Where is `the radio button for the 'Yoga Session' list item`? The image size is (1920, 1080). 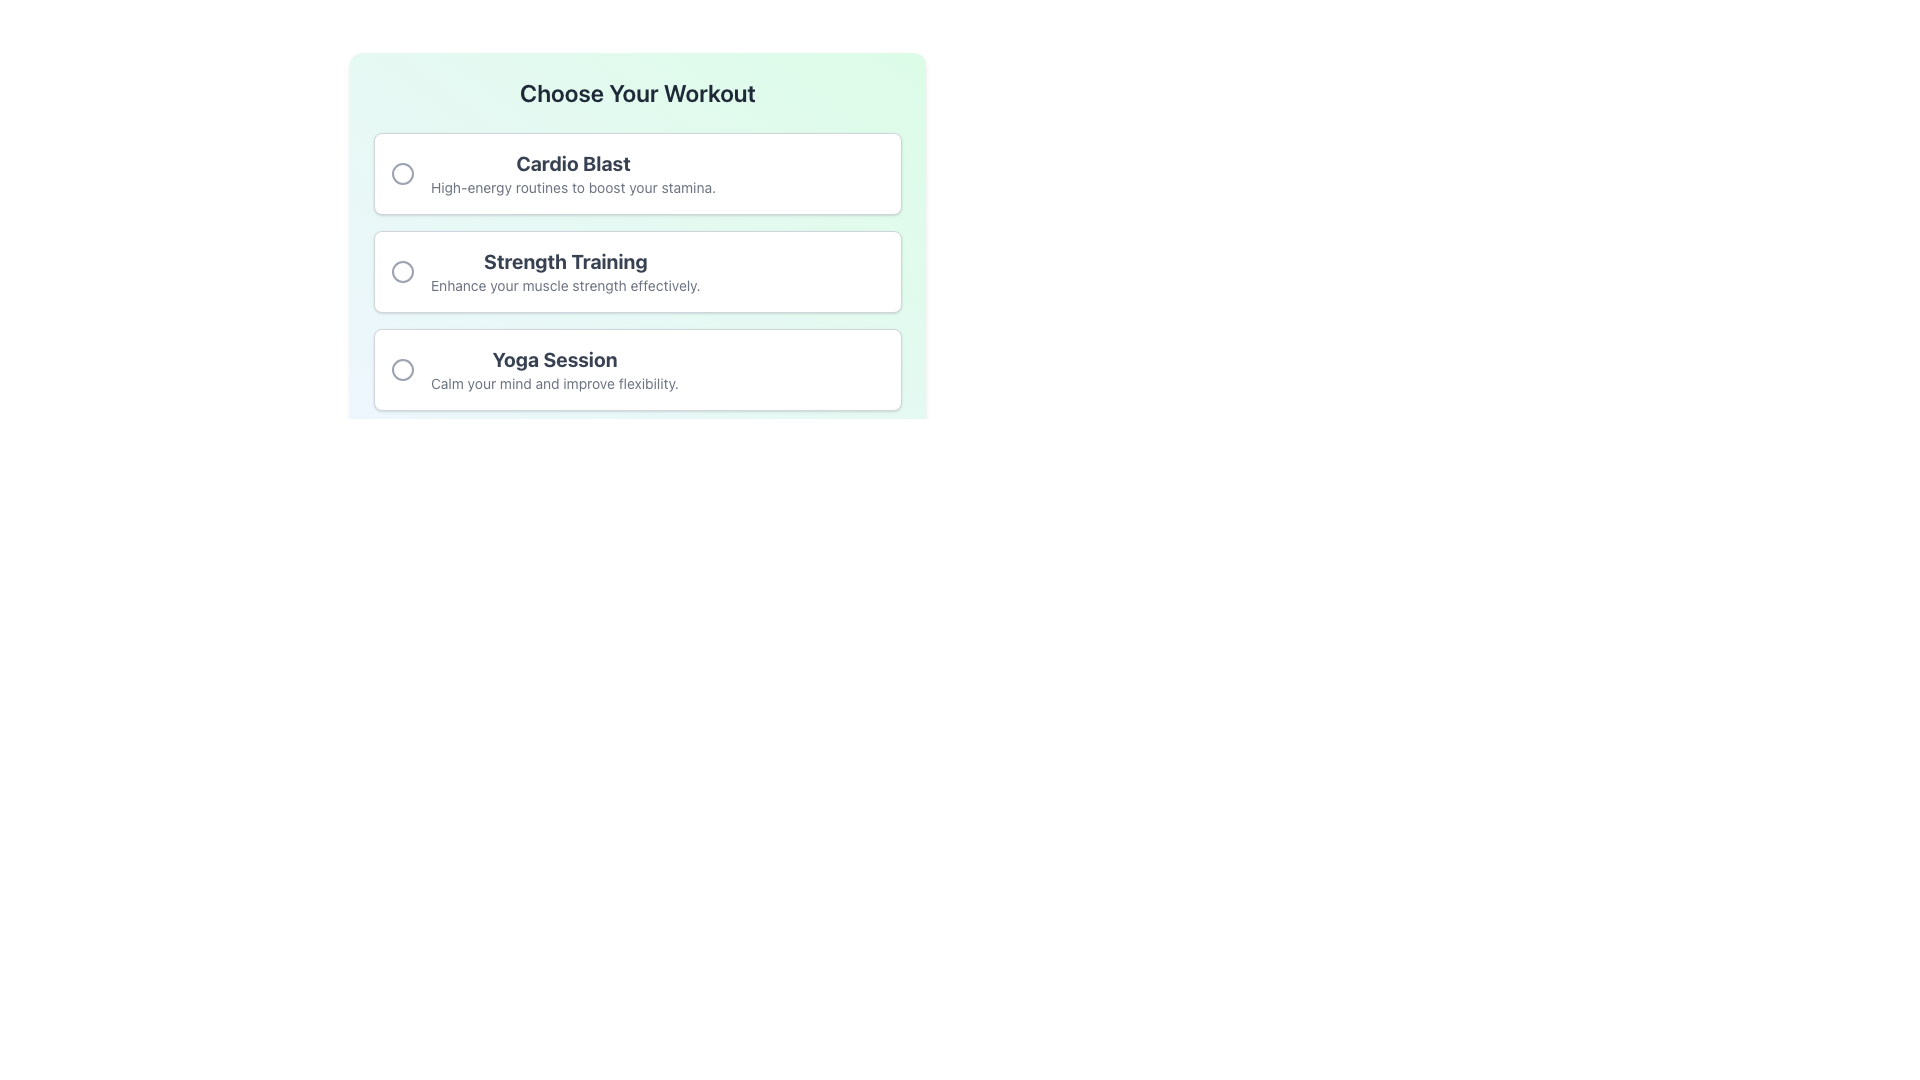
the radio button for the 'Yoga Session' list item is located at coordinates (402, 370).